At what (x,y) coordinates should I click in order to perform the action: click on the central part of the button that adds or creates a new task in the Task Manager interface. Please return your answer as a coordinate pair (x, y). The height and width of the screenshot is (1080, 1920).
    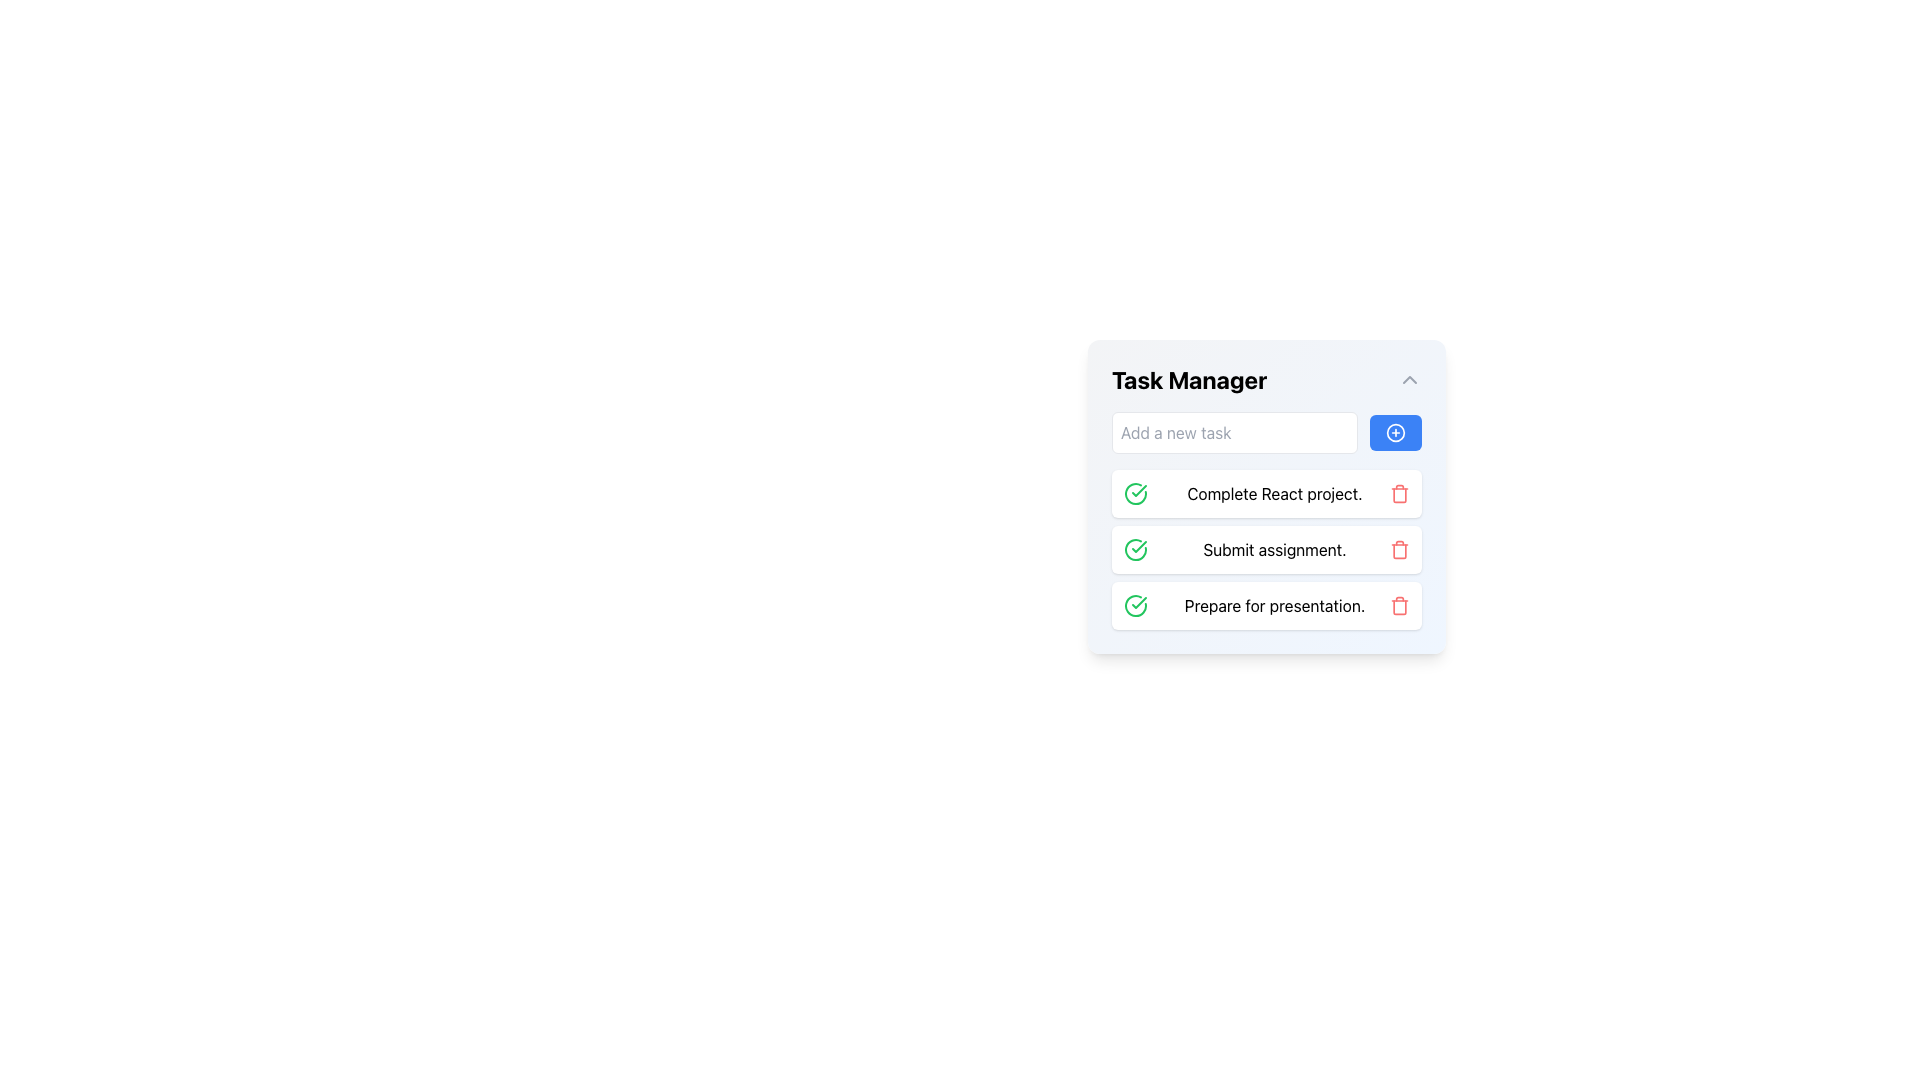
    Looking at the image, I should click on (1395, 431).